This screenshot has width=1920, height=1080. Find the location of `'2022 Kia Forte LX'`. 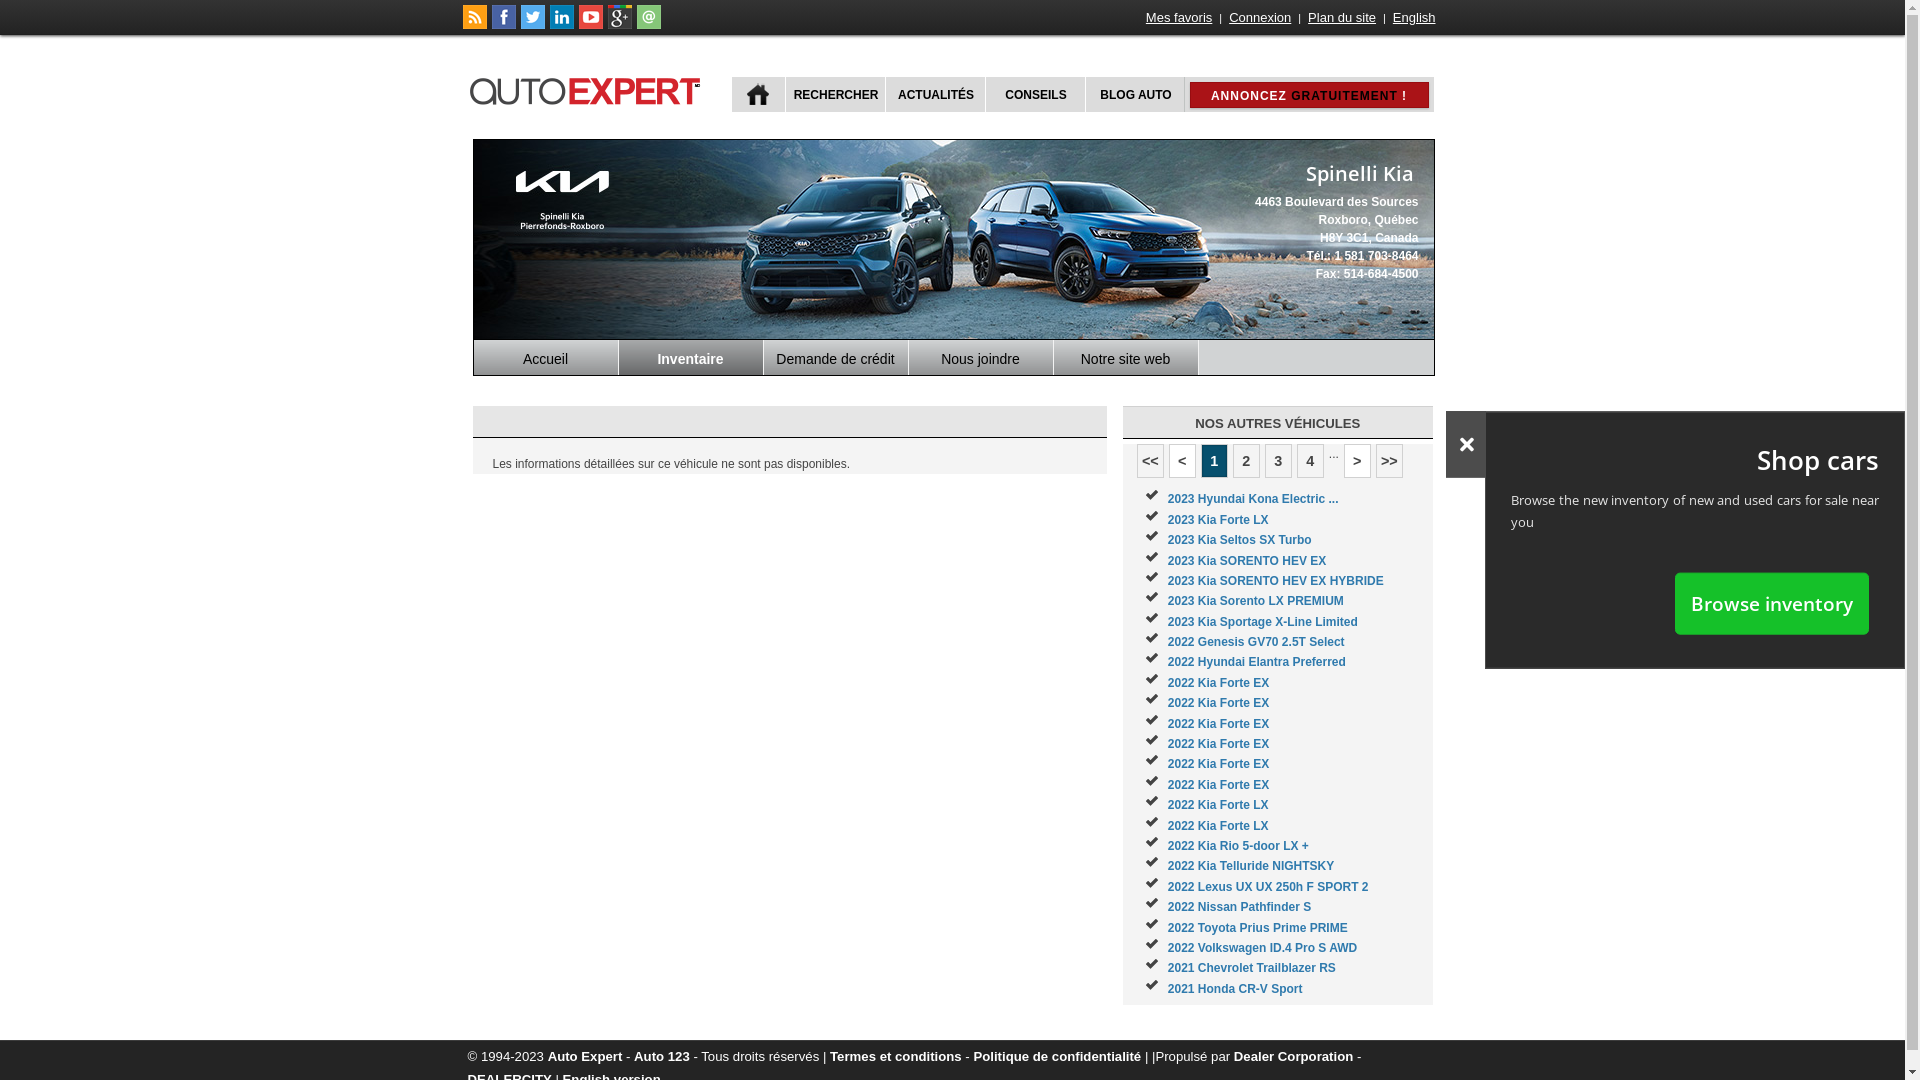

'2022 Kia Forte LX' is located at coordinates (1217, 825).